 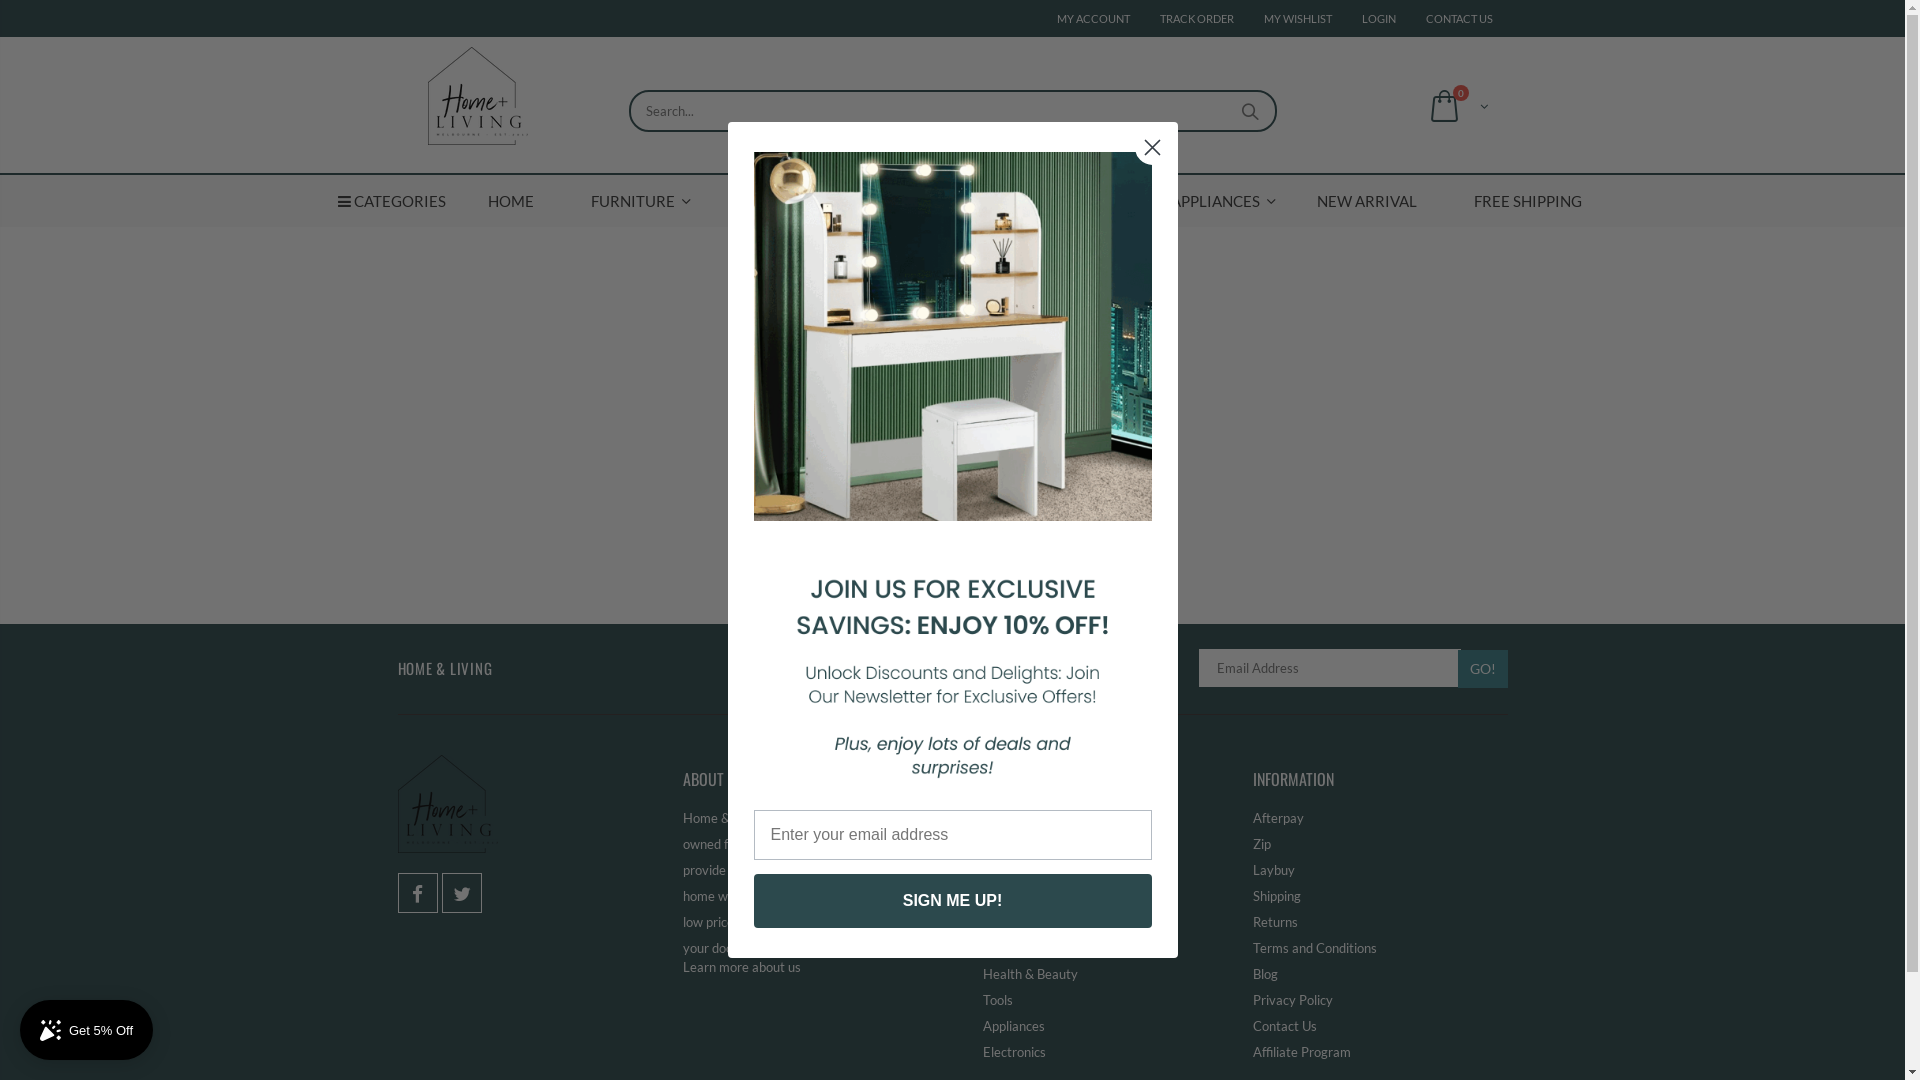 What do you see at coordinates (1366, 200) in the screenshot?
I see `'NEW ARRIVAL'` at bounding box center [1366, 200].